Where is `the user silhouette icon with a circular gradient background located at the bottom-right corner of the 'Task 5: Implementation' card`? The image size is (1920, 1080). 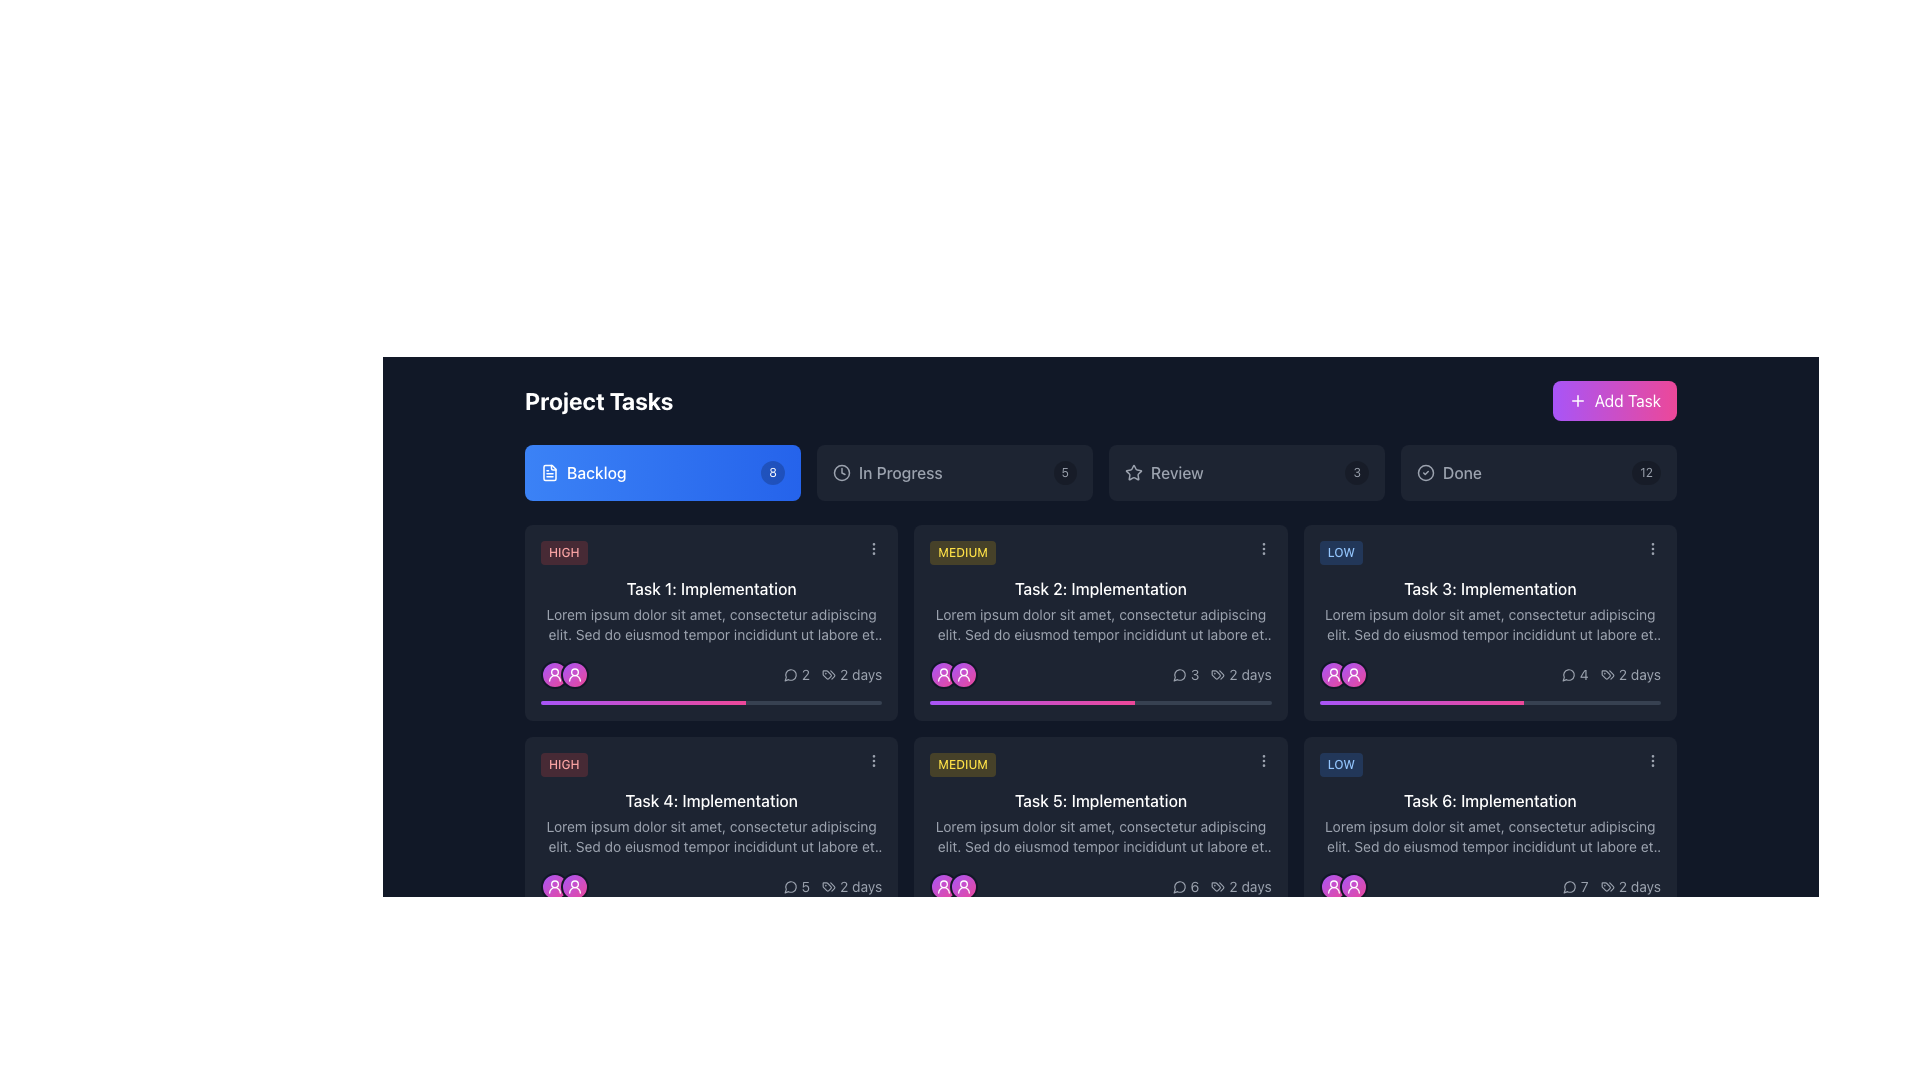
the user silhouette icon with a circular gradient background located at the bottom-right corner of the 'Task 5: Implementation' card is located at coordinates (964, 886).